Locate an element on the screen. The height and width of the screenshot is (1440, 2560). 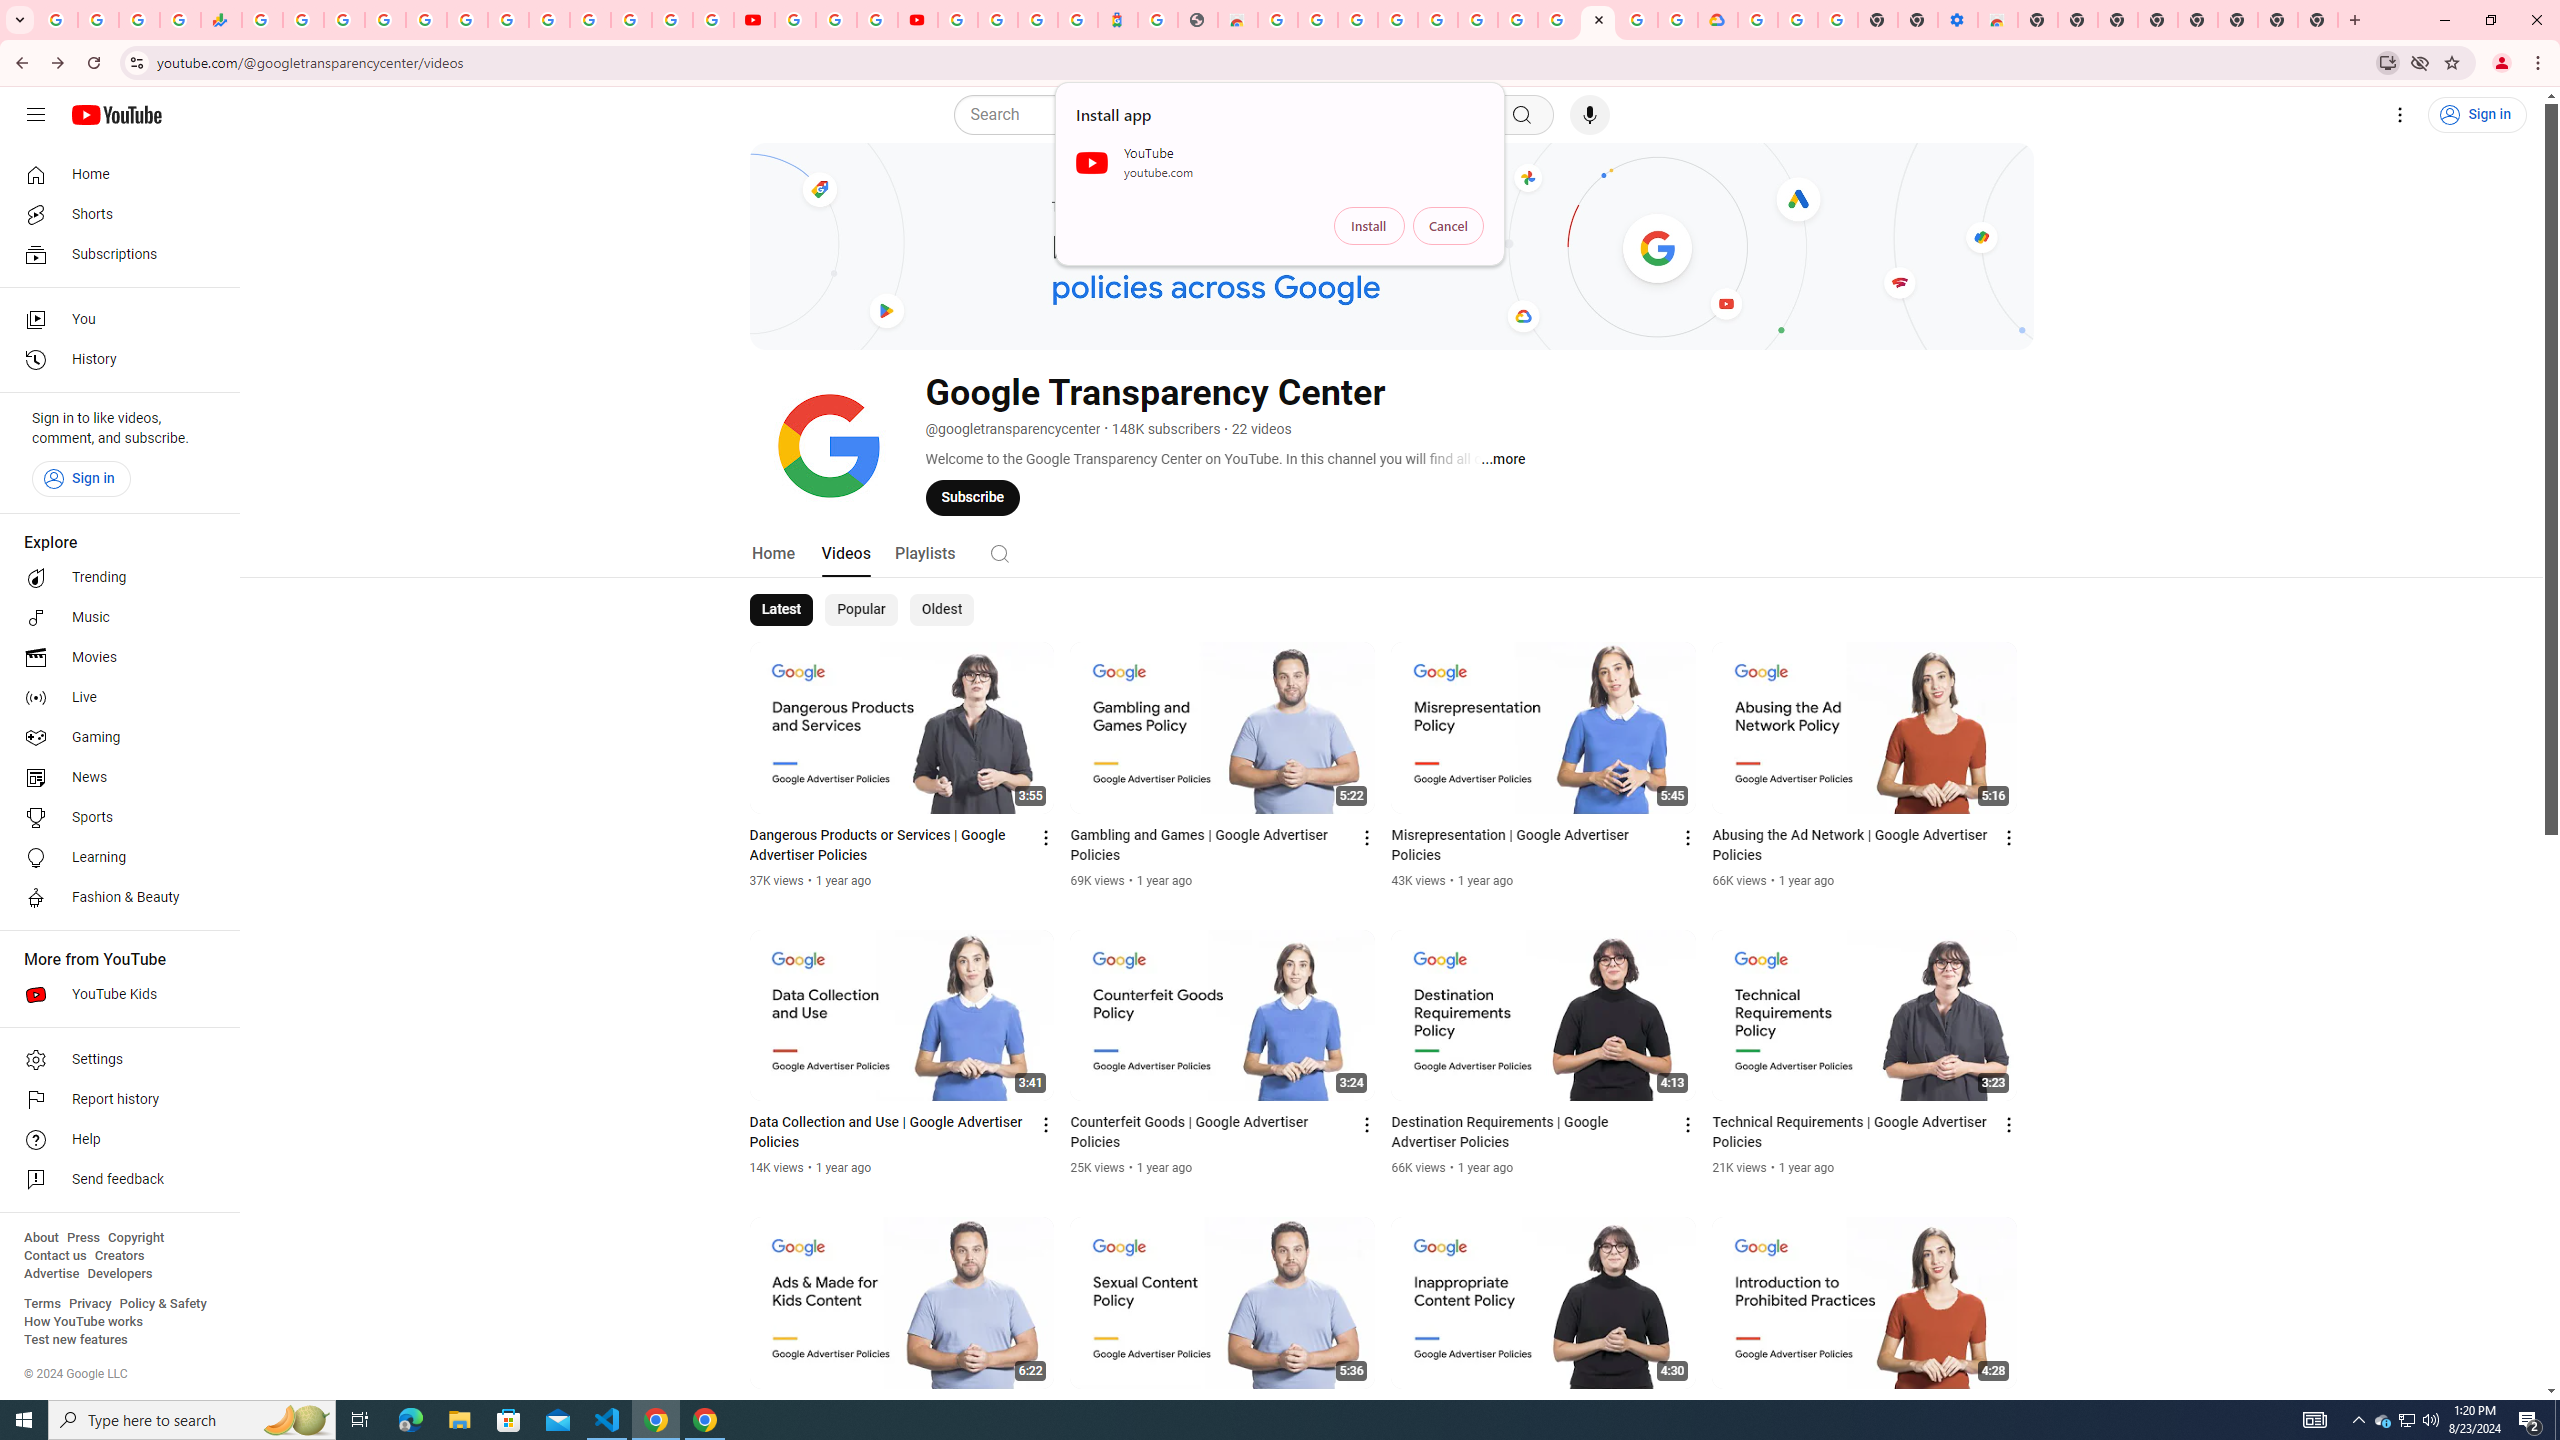
'New Tab' is located at coordinates (2318, 19).